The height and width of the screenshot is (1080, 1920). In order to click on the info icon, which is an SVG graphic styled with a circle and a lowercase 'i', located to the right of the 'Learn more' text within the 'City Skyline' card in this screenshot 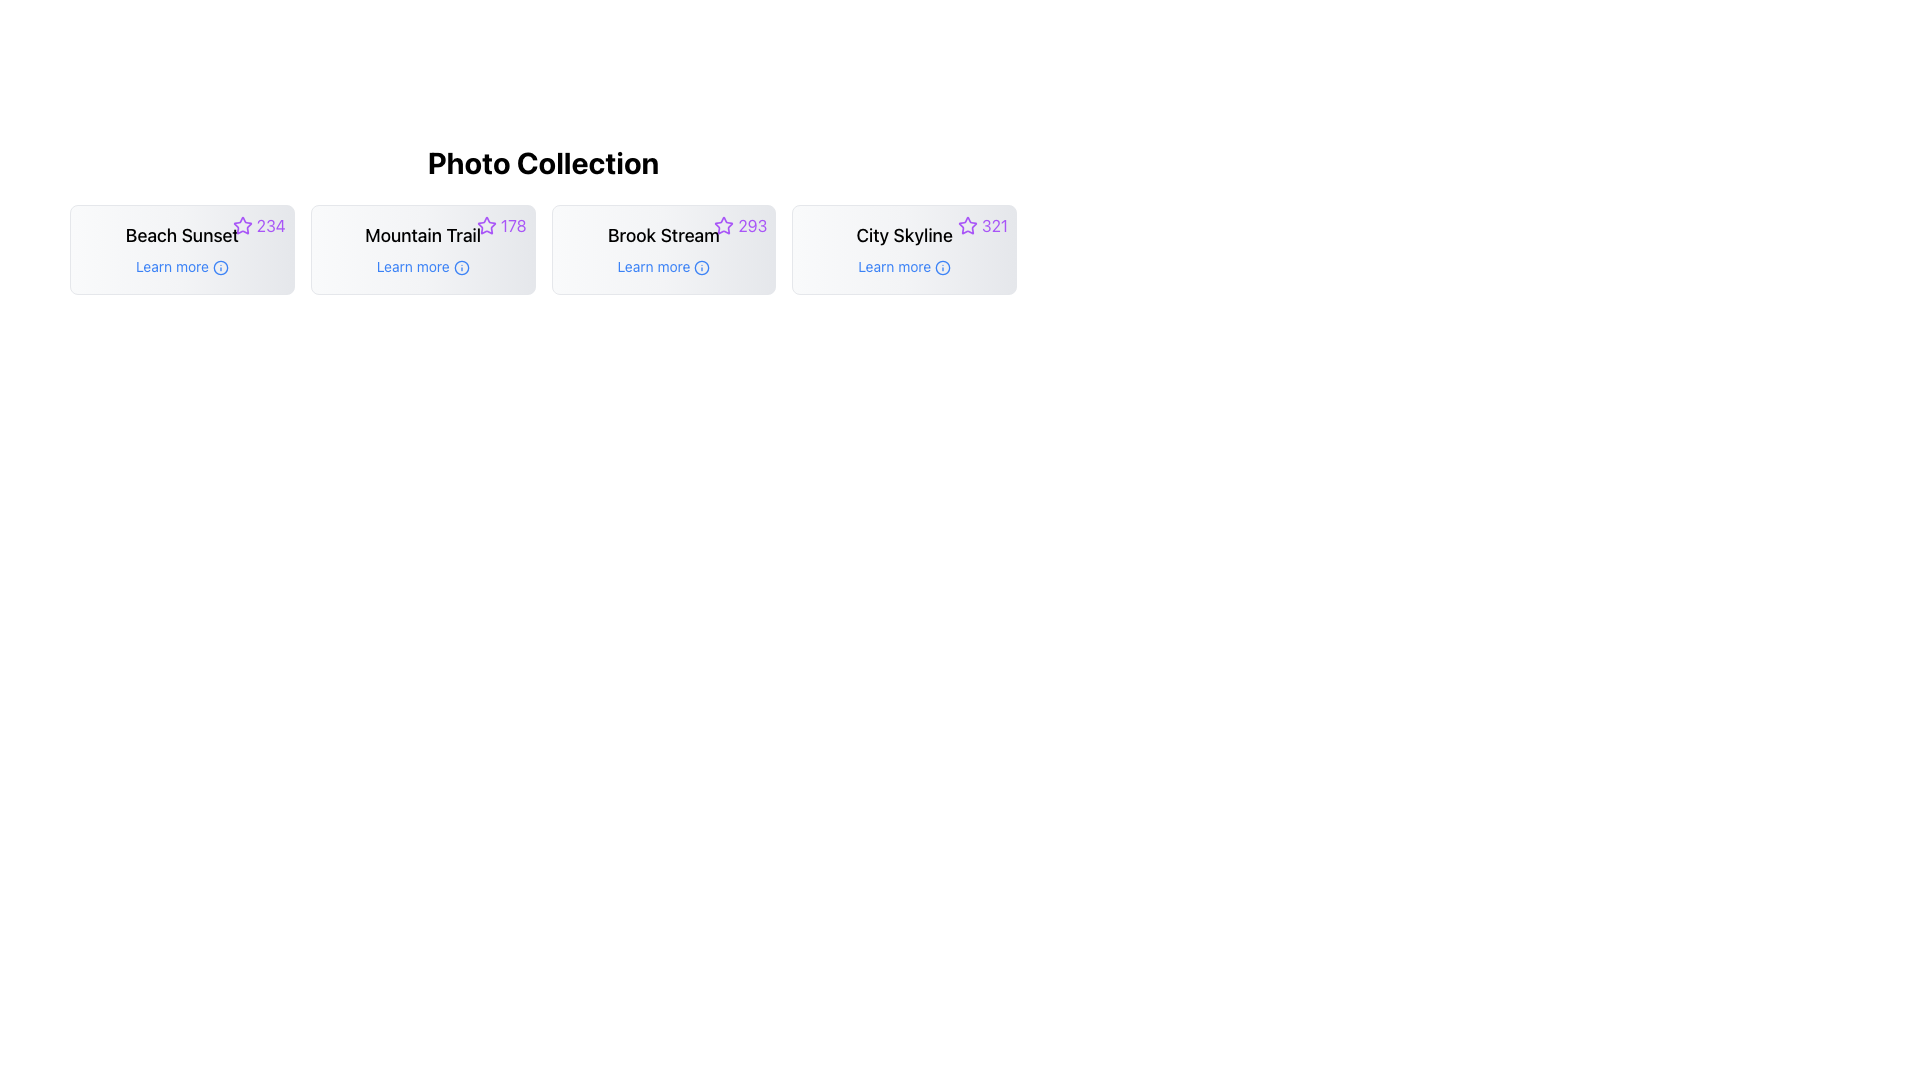, I will do `click(942, 267)`.